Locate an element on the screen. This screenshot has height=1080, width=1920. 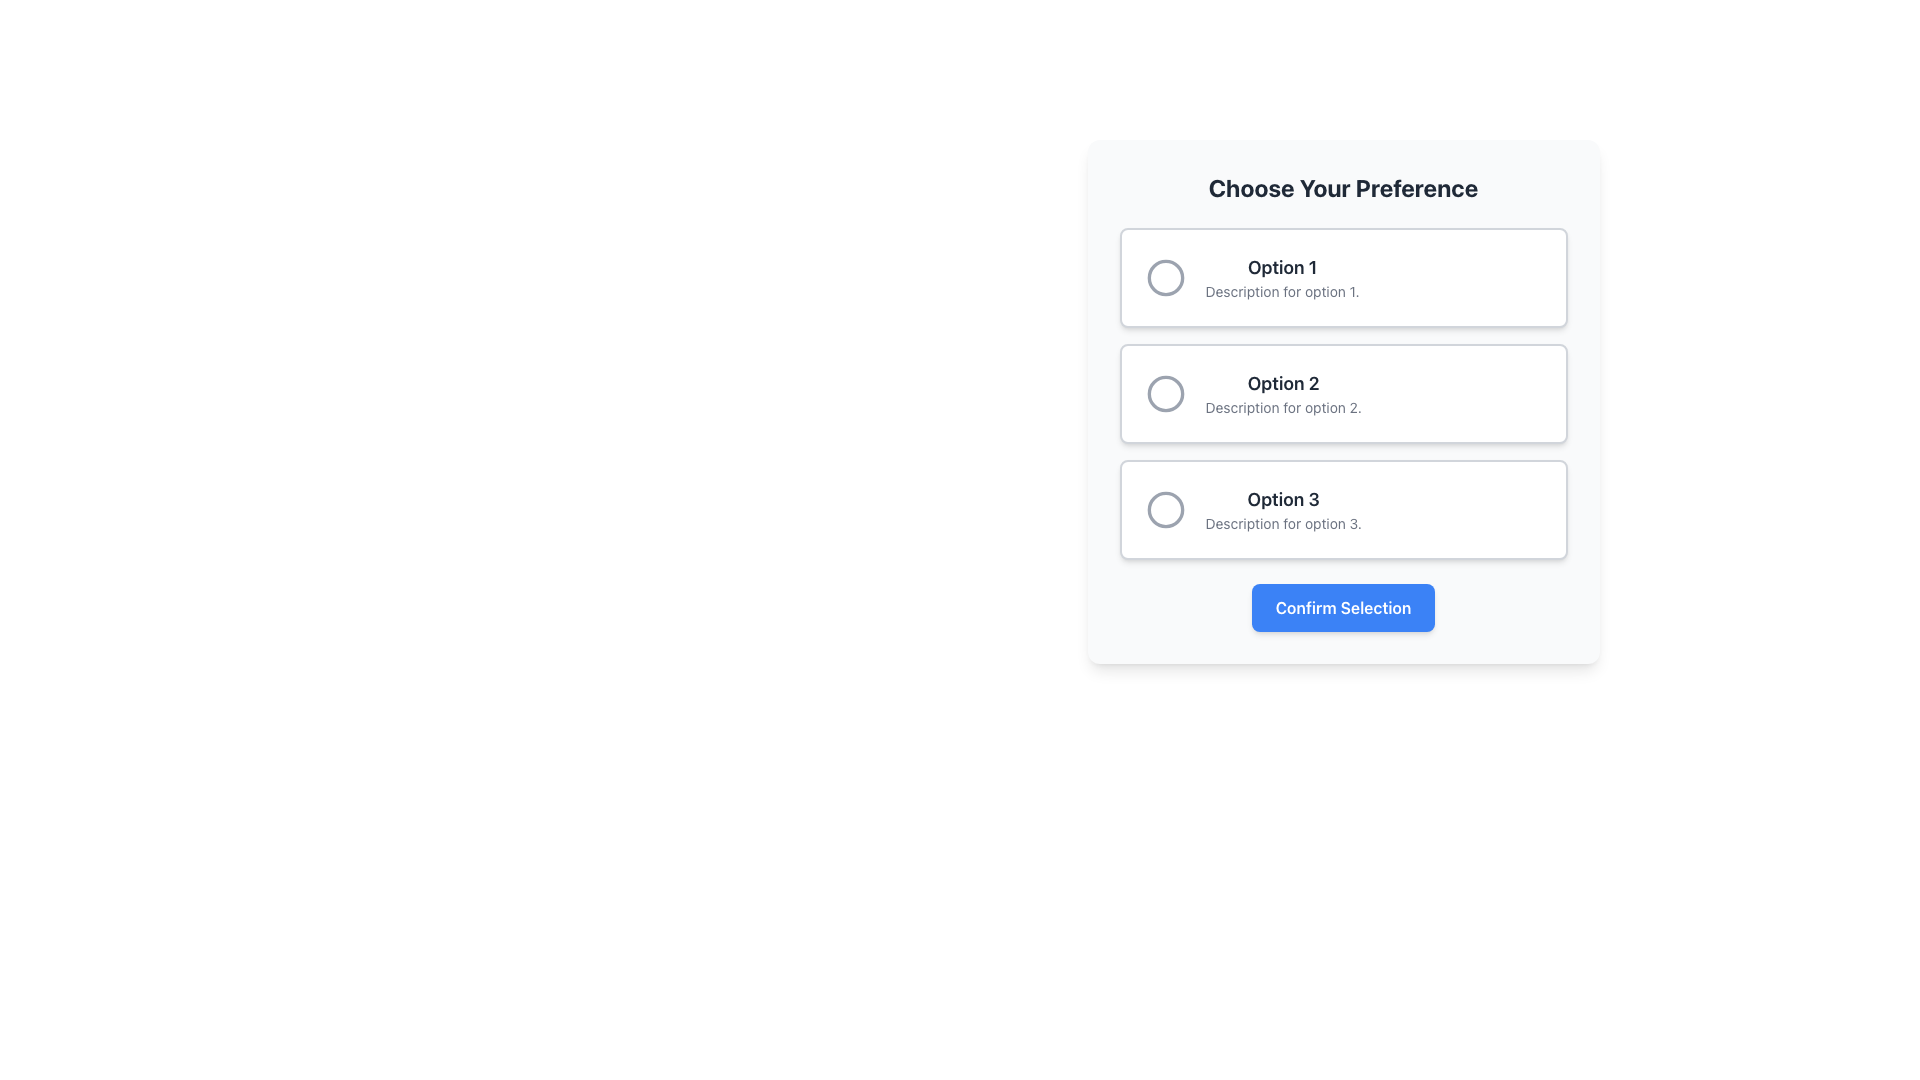
the inner circle of the radio button indicating 'Option 3' in the 'Choose Your Preference' selection list is located at coordinates (1165, 508).